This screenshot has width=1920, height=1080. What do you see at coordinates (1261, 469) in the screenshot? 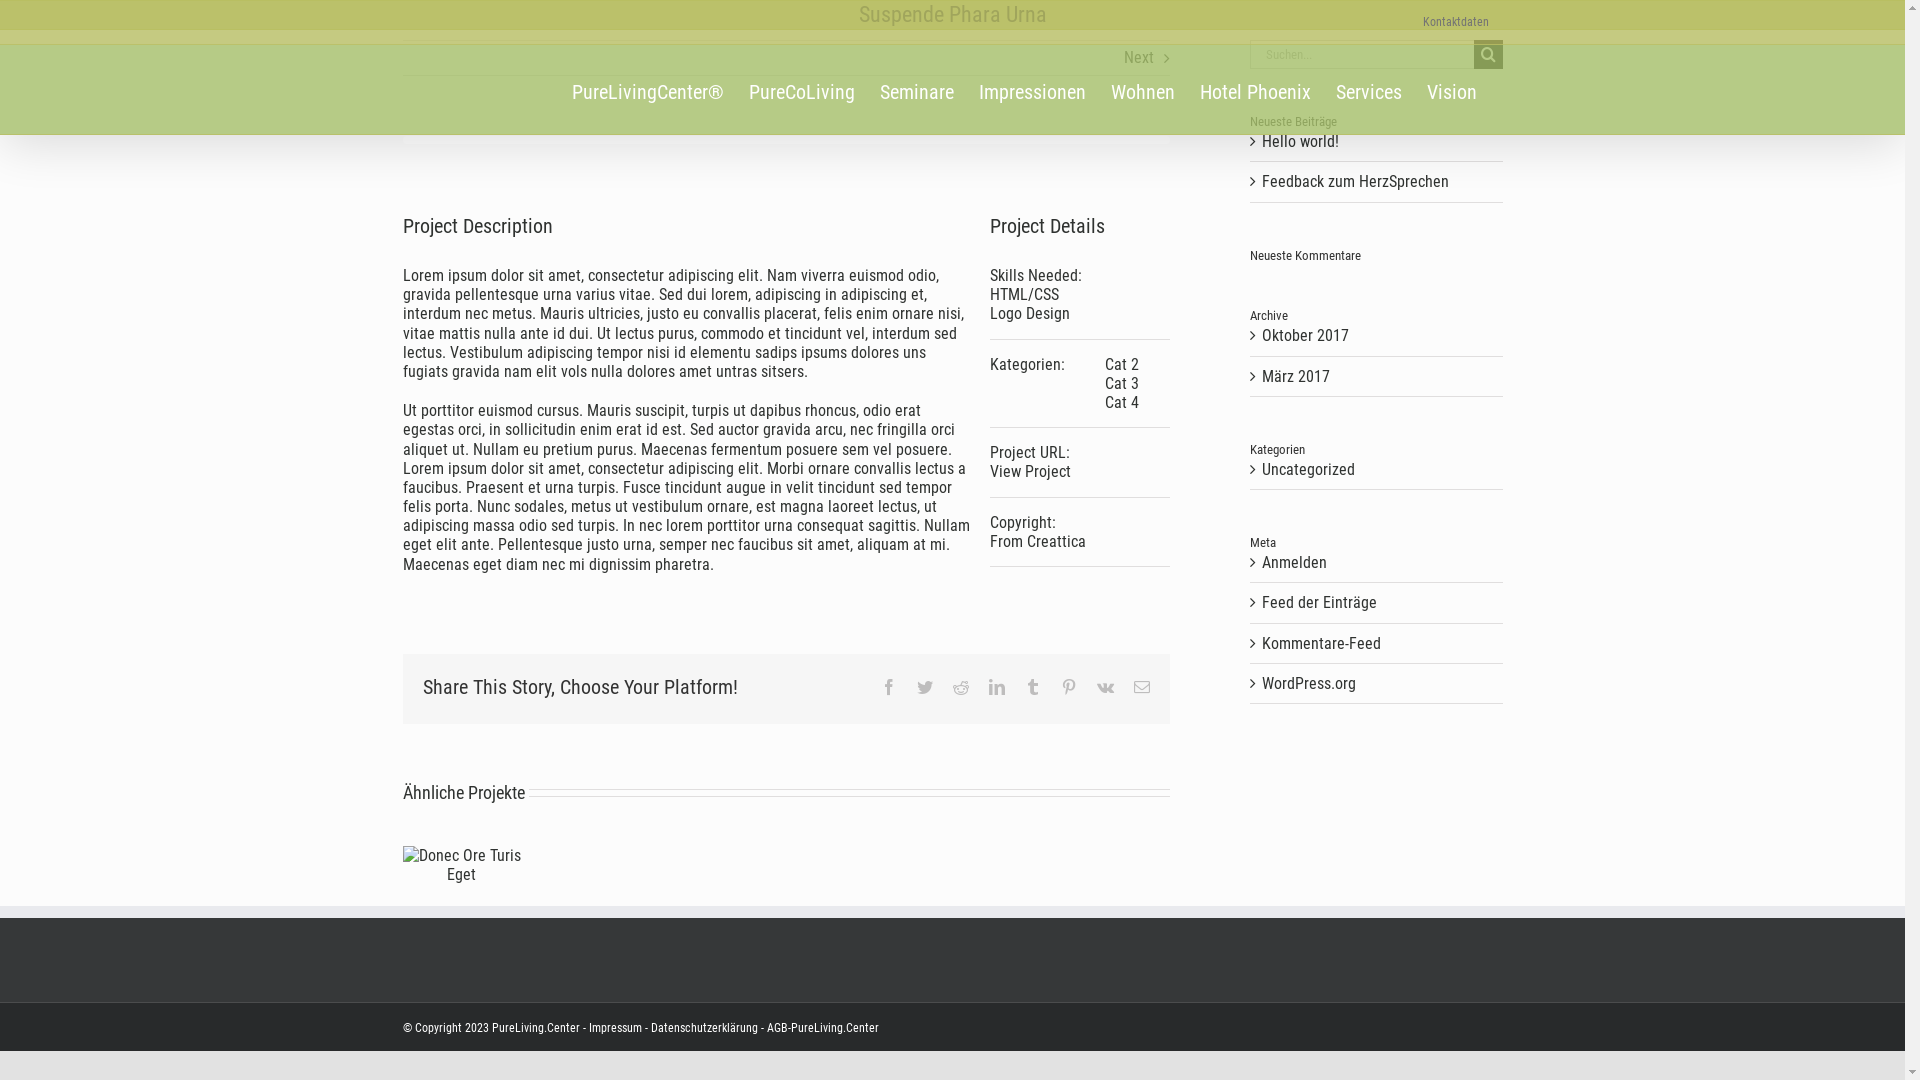
I see `'Uncategorized'` at bounding box center [1261, 469].